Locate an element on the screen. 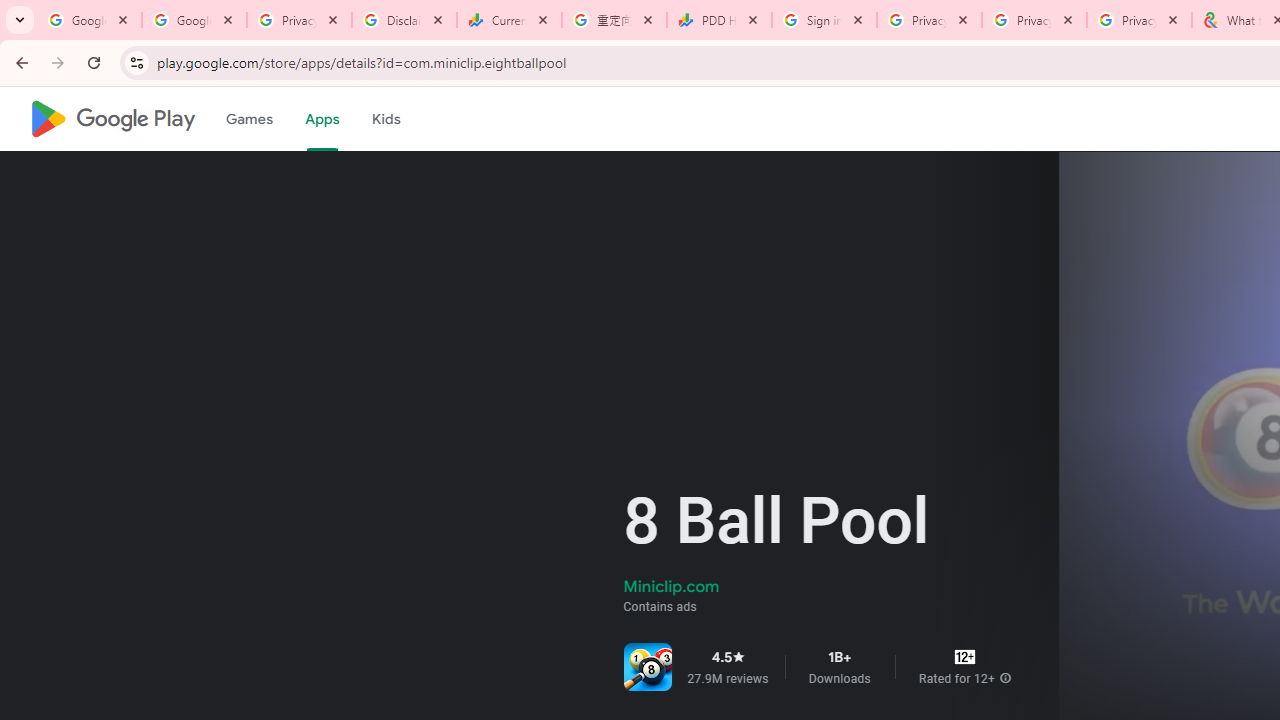 Image resolution: width=1280 pixels, height=720 pixels. 'Content rating' is located at coordinates (965, 657).